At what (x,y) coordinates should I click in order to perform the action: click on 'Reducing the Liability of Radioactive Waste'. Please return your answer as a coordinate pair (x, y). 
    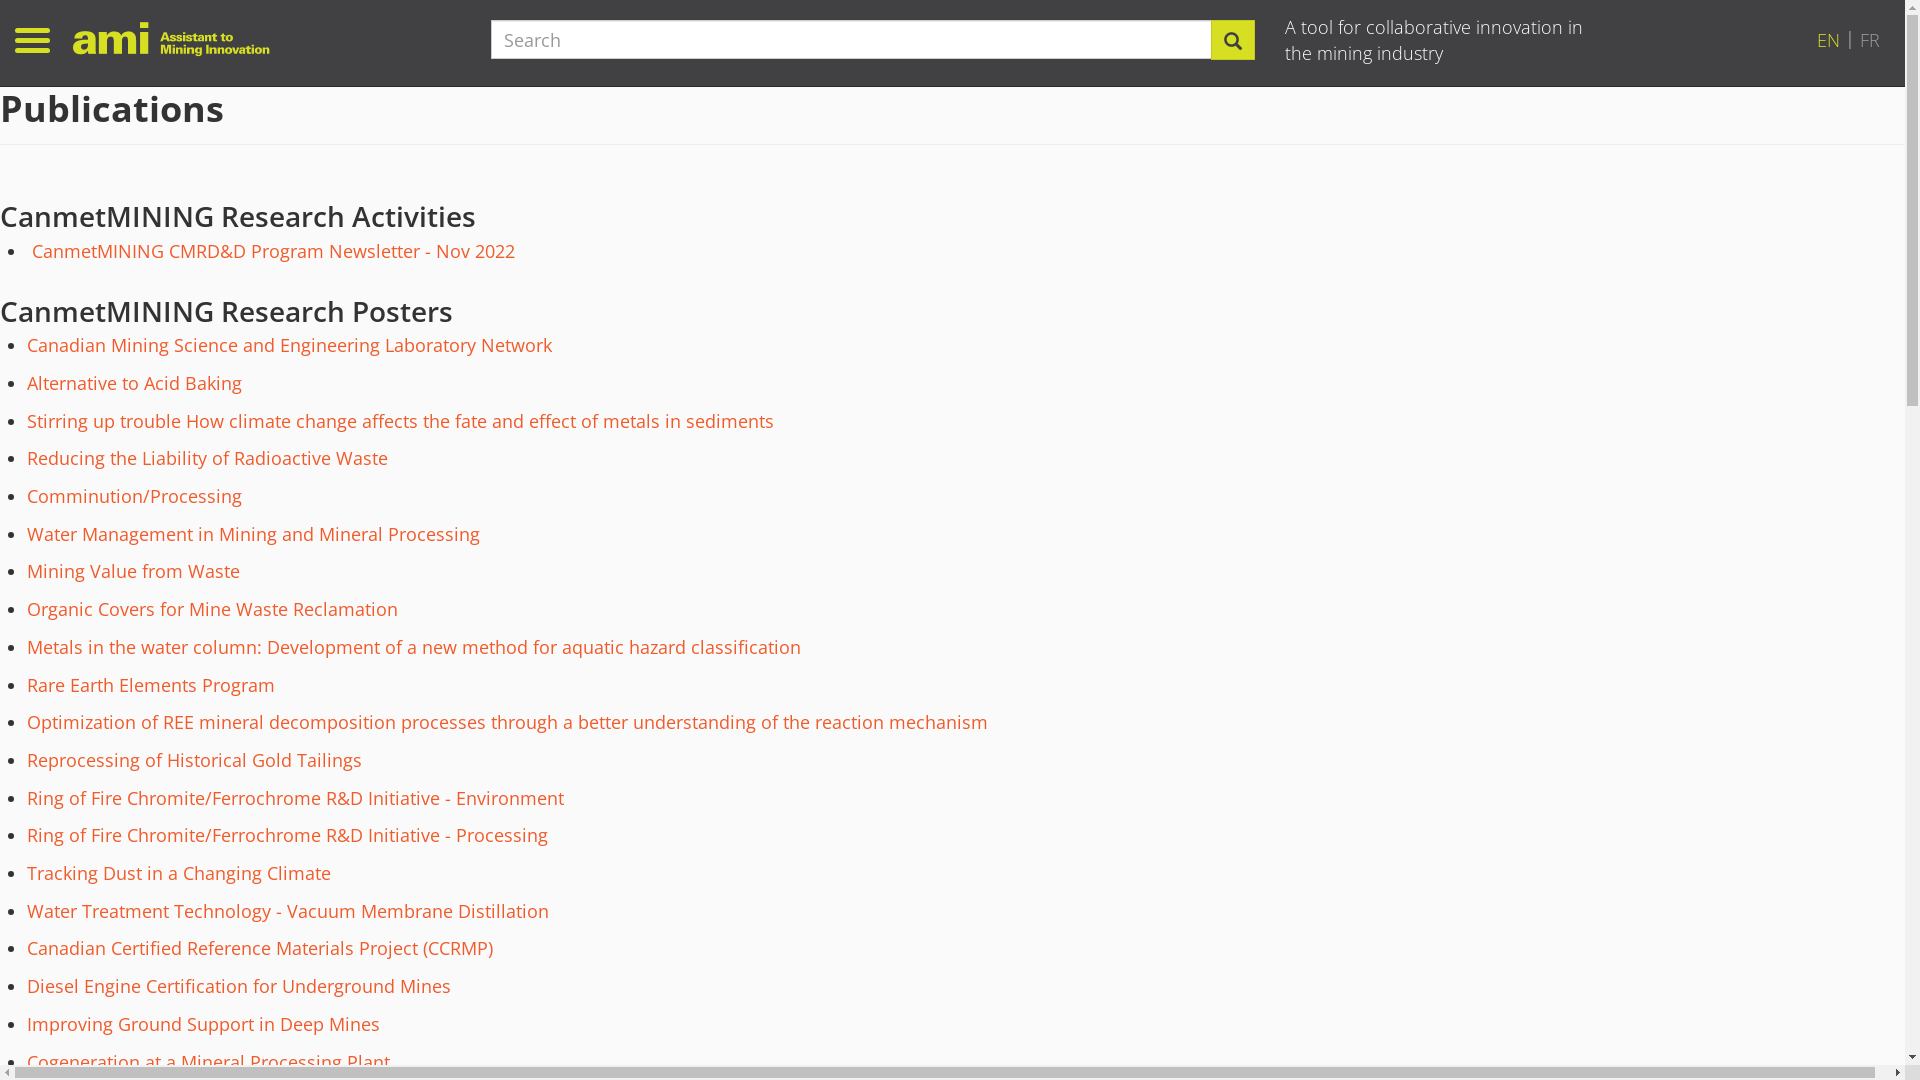
    Looking at the image, I should click on (207, 458).